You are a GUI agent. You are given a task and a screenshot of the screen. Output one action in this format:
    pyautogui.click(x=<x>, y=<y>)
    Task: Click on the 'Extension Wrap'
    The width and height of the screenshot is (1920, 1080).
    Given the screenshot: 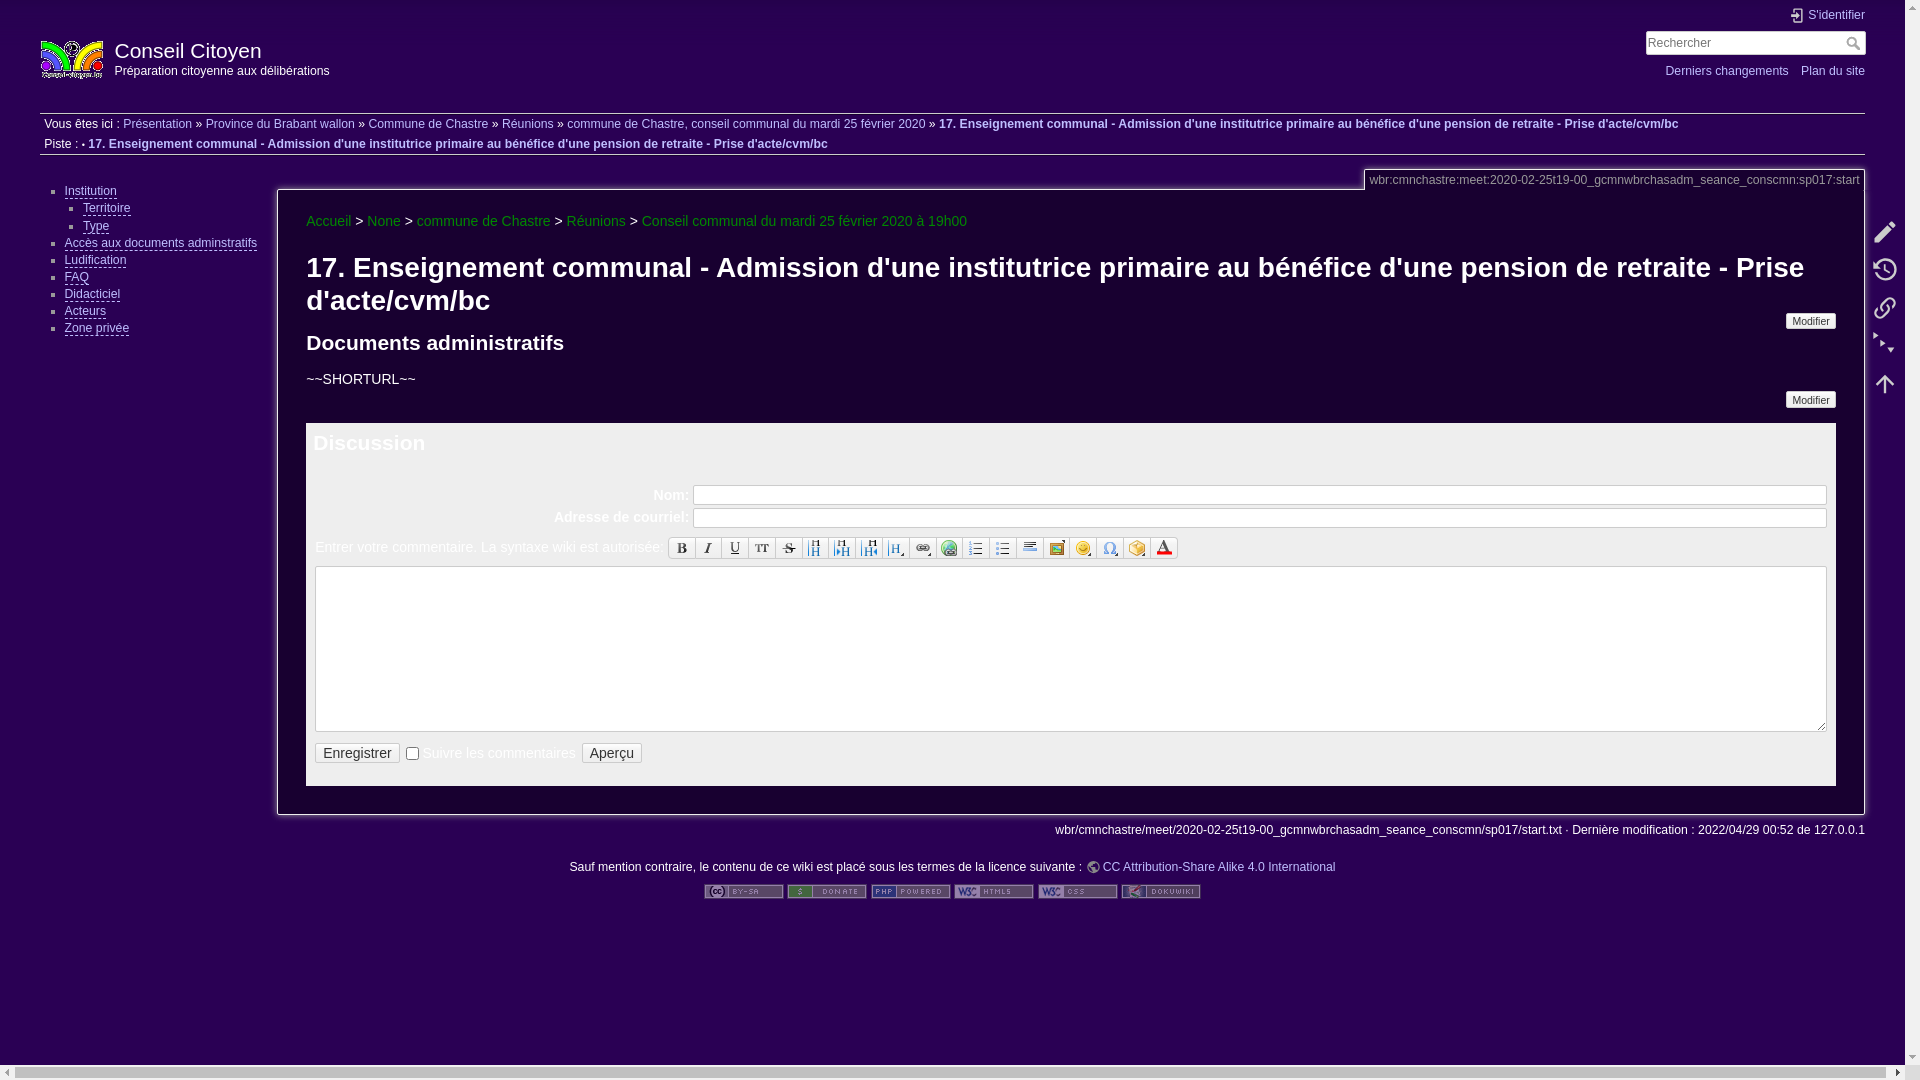 What is the action you would take?
    pyautogui.click(x=1137, y=547)
    